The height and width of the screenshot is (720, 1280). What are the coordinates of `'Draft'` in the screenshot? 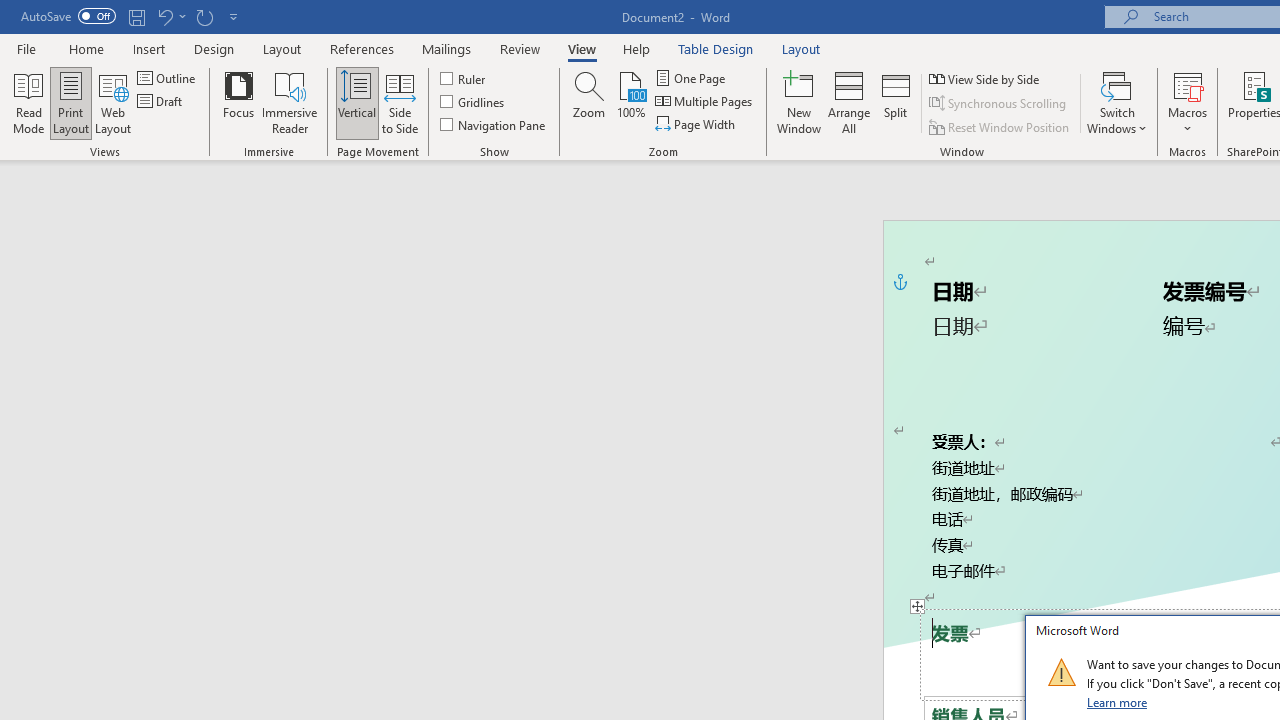 It's located at (161, 101).